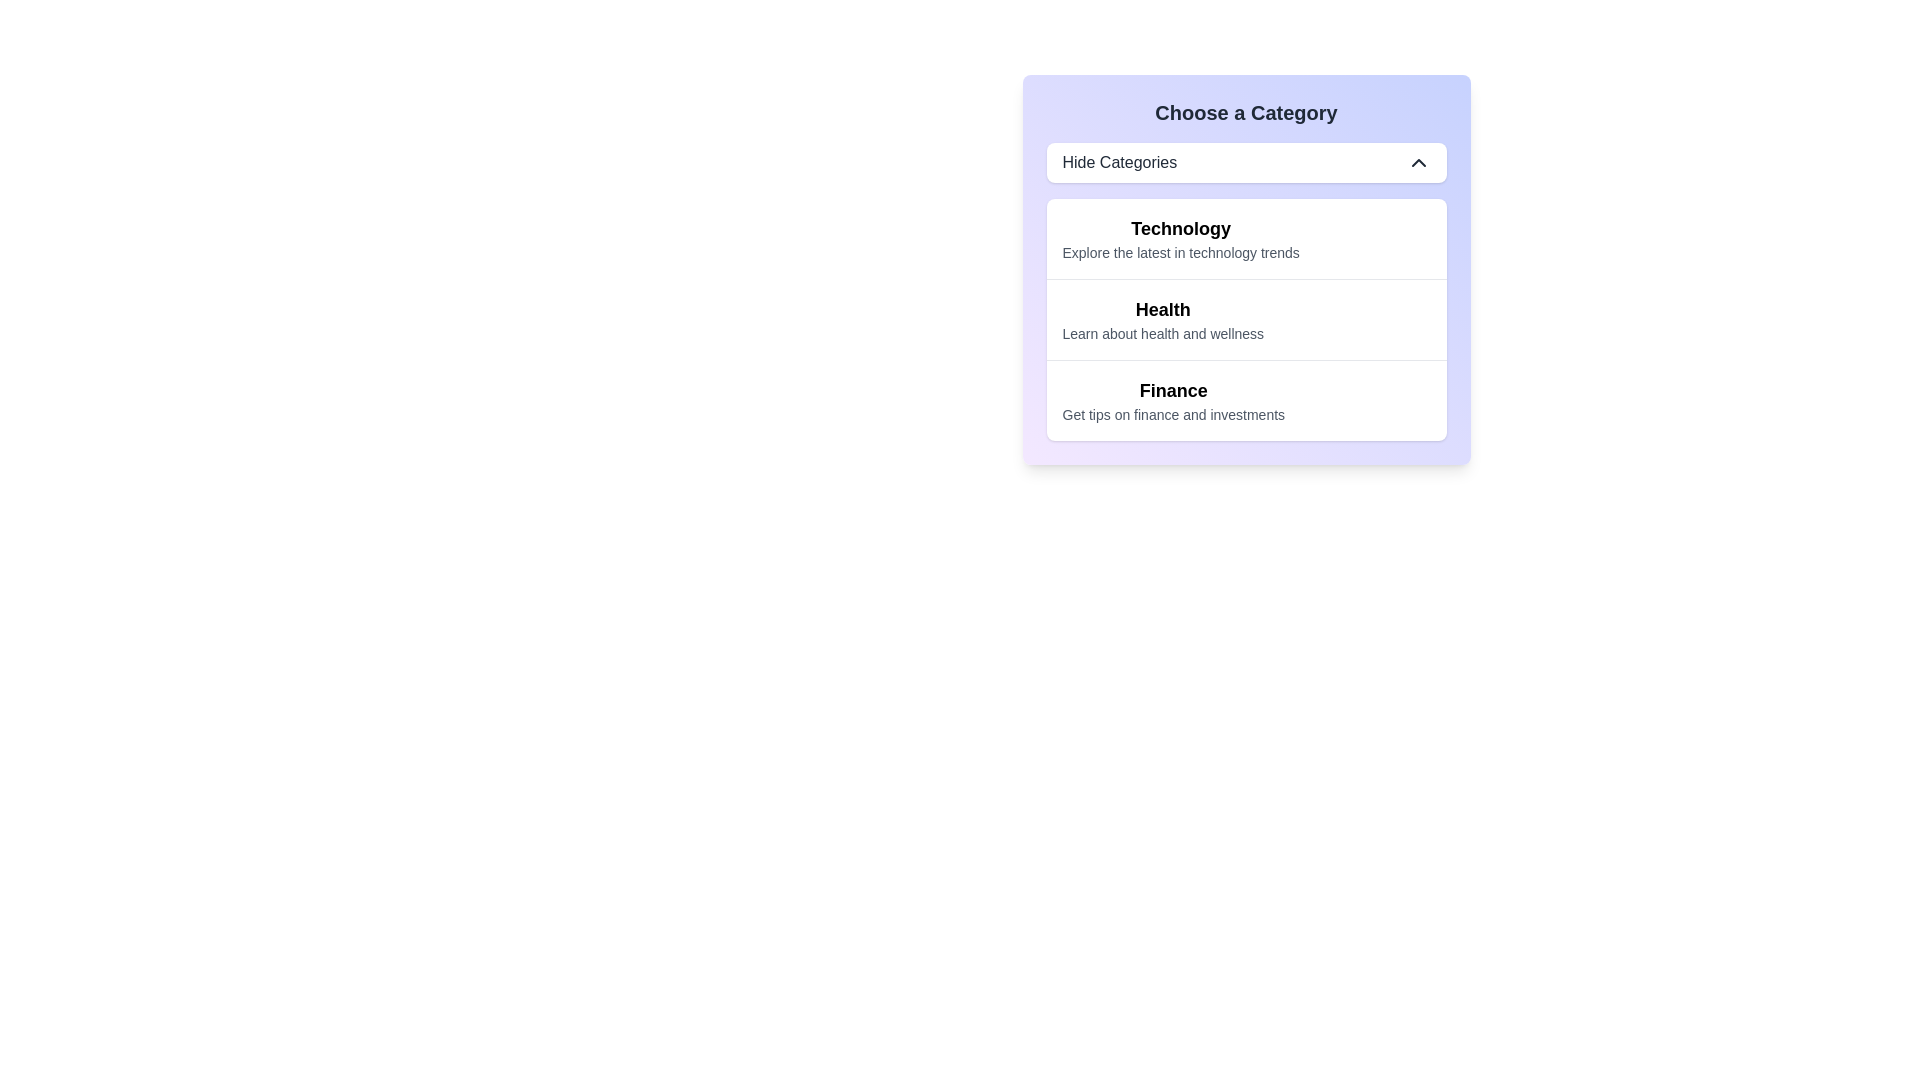 This screenshot has width=1920, height=1080. What do you see at coordinates (1417, 161) in the screenshot?
I see `the Chevron-Up icon located at the rightmost side of the 'Hide Categories' header bar` at bounding box center [1417, 161].